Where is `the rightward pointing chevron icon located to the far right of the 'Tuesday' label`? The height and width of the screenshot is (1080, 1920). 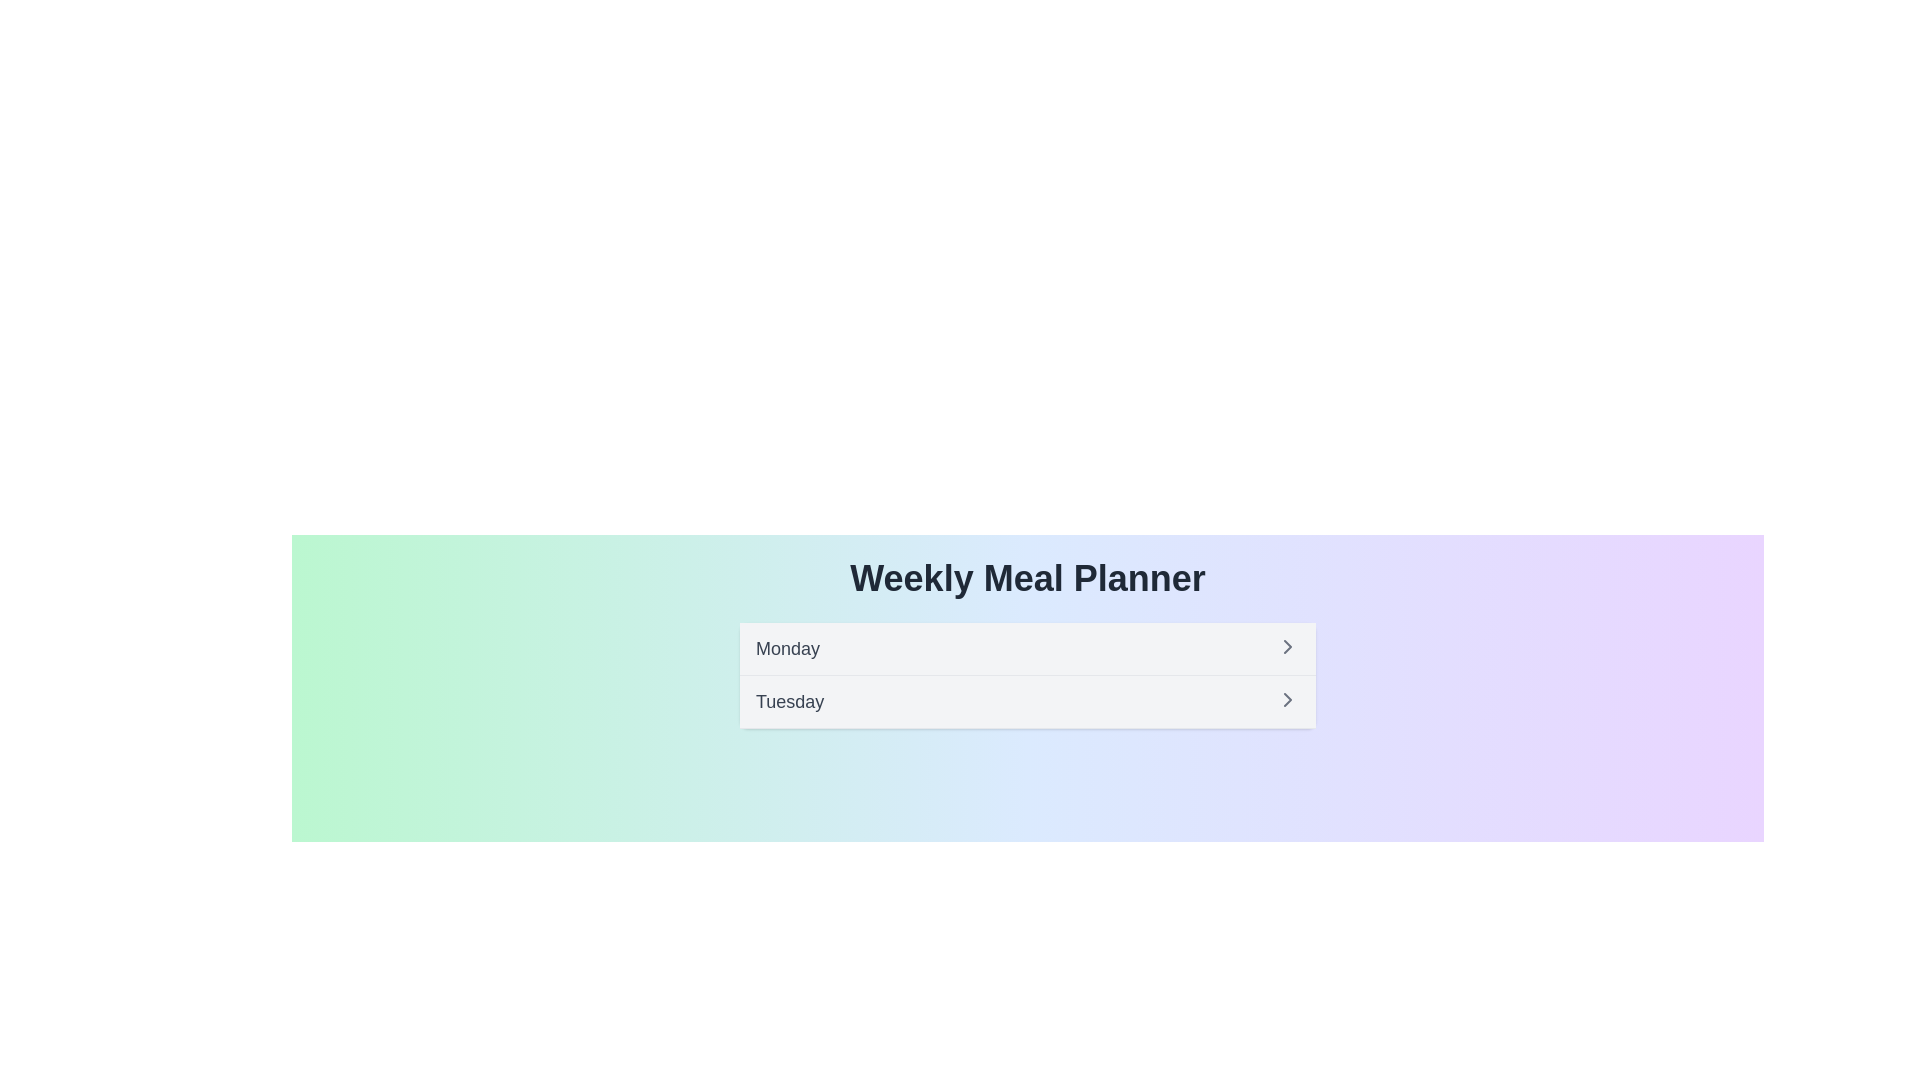 the rightward pointing chevron icon located to the far right of the 'Tuesday' label is located at coordinates (1287, 698).